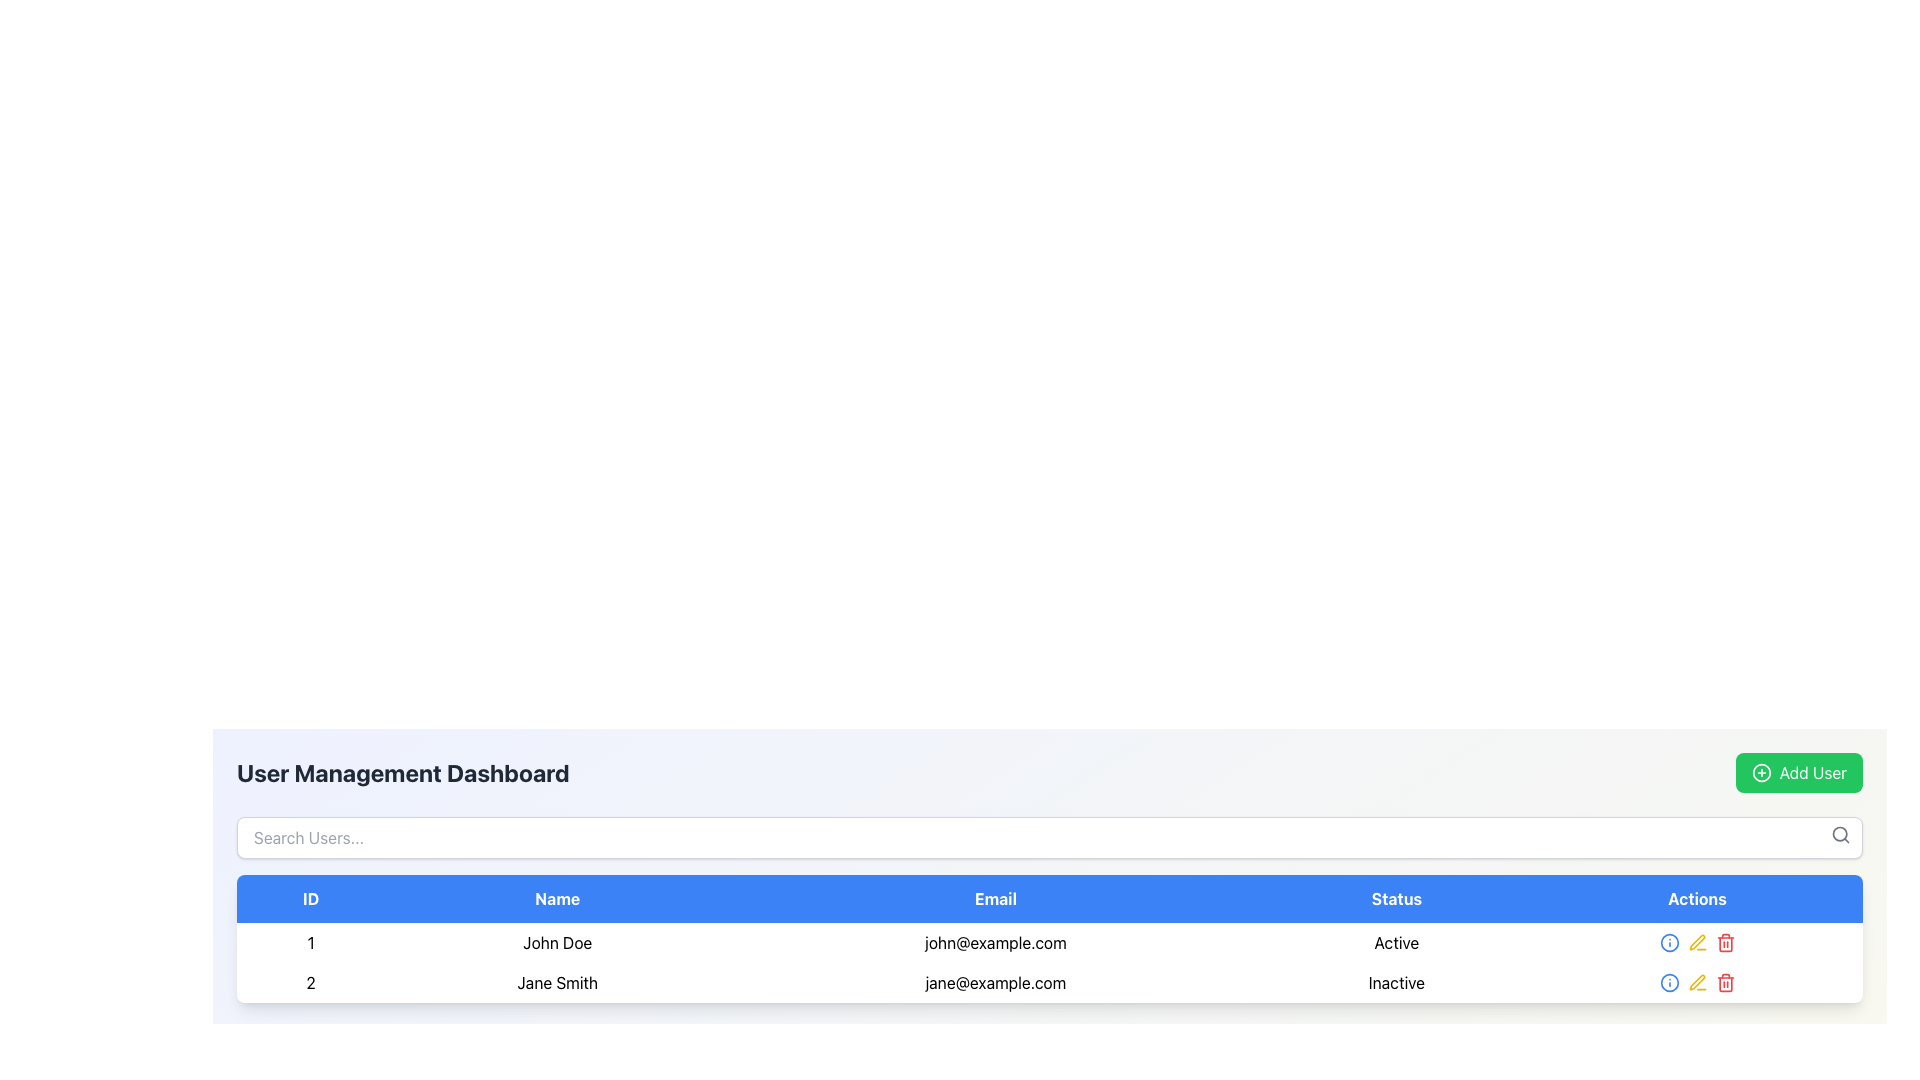 This screenshot has height=1080, width=1920. Describe the element at coordinates (1696, 982) in the screenshot. I see `the Icon Button in the Actions column of the second row corresponding to 'Jane Smith'` at that location.